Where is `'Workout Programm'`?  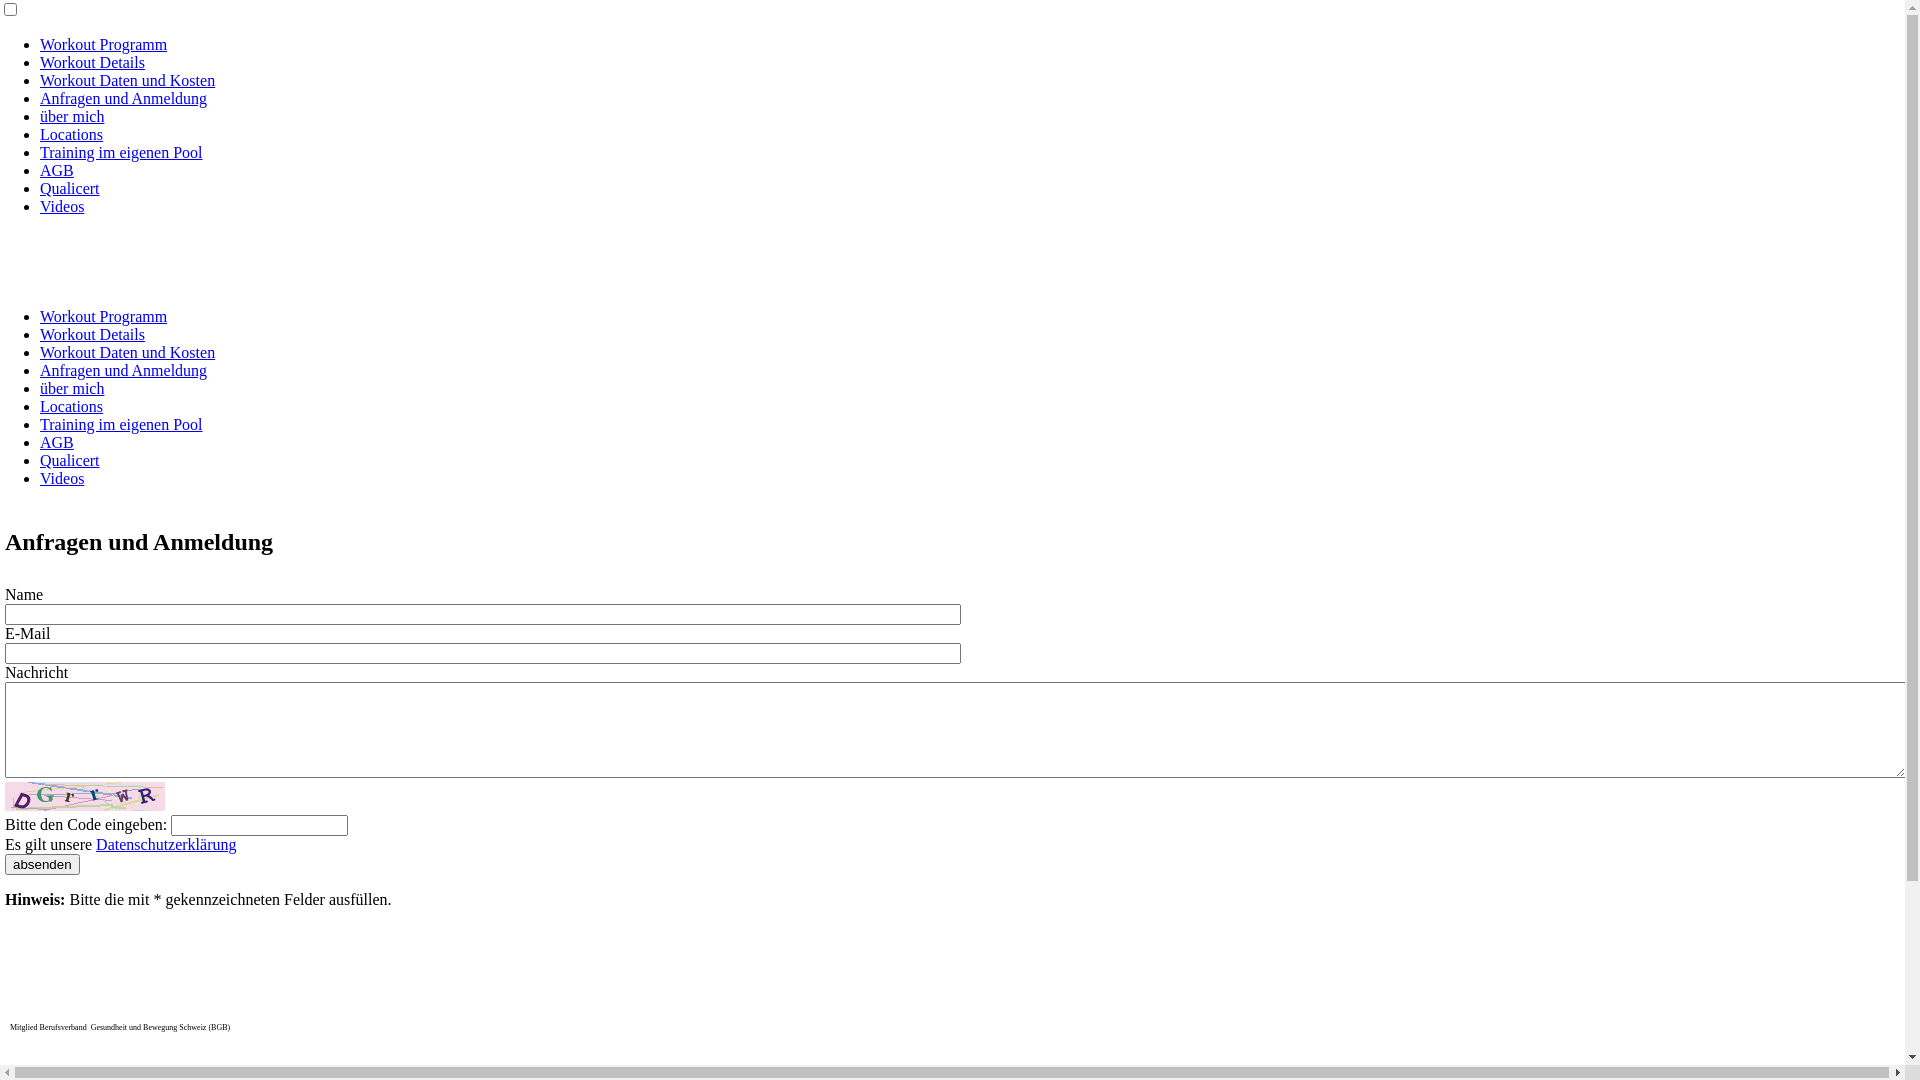
'Workout Programm' is located at coordinates (102, 315).